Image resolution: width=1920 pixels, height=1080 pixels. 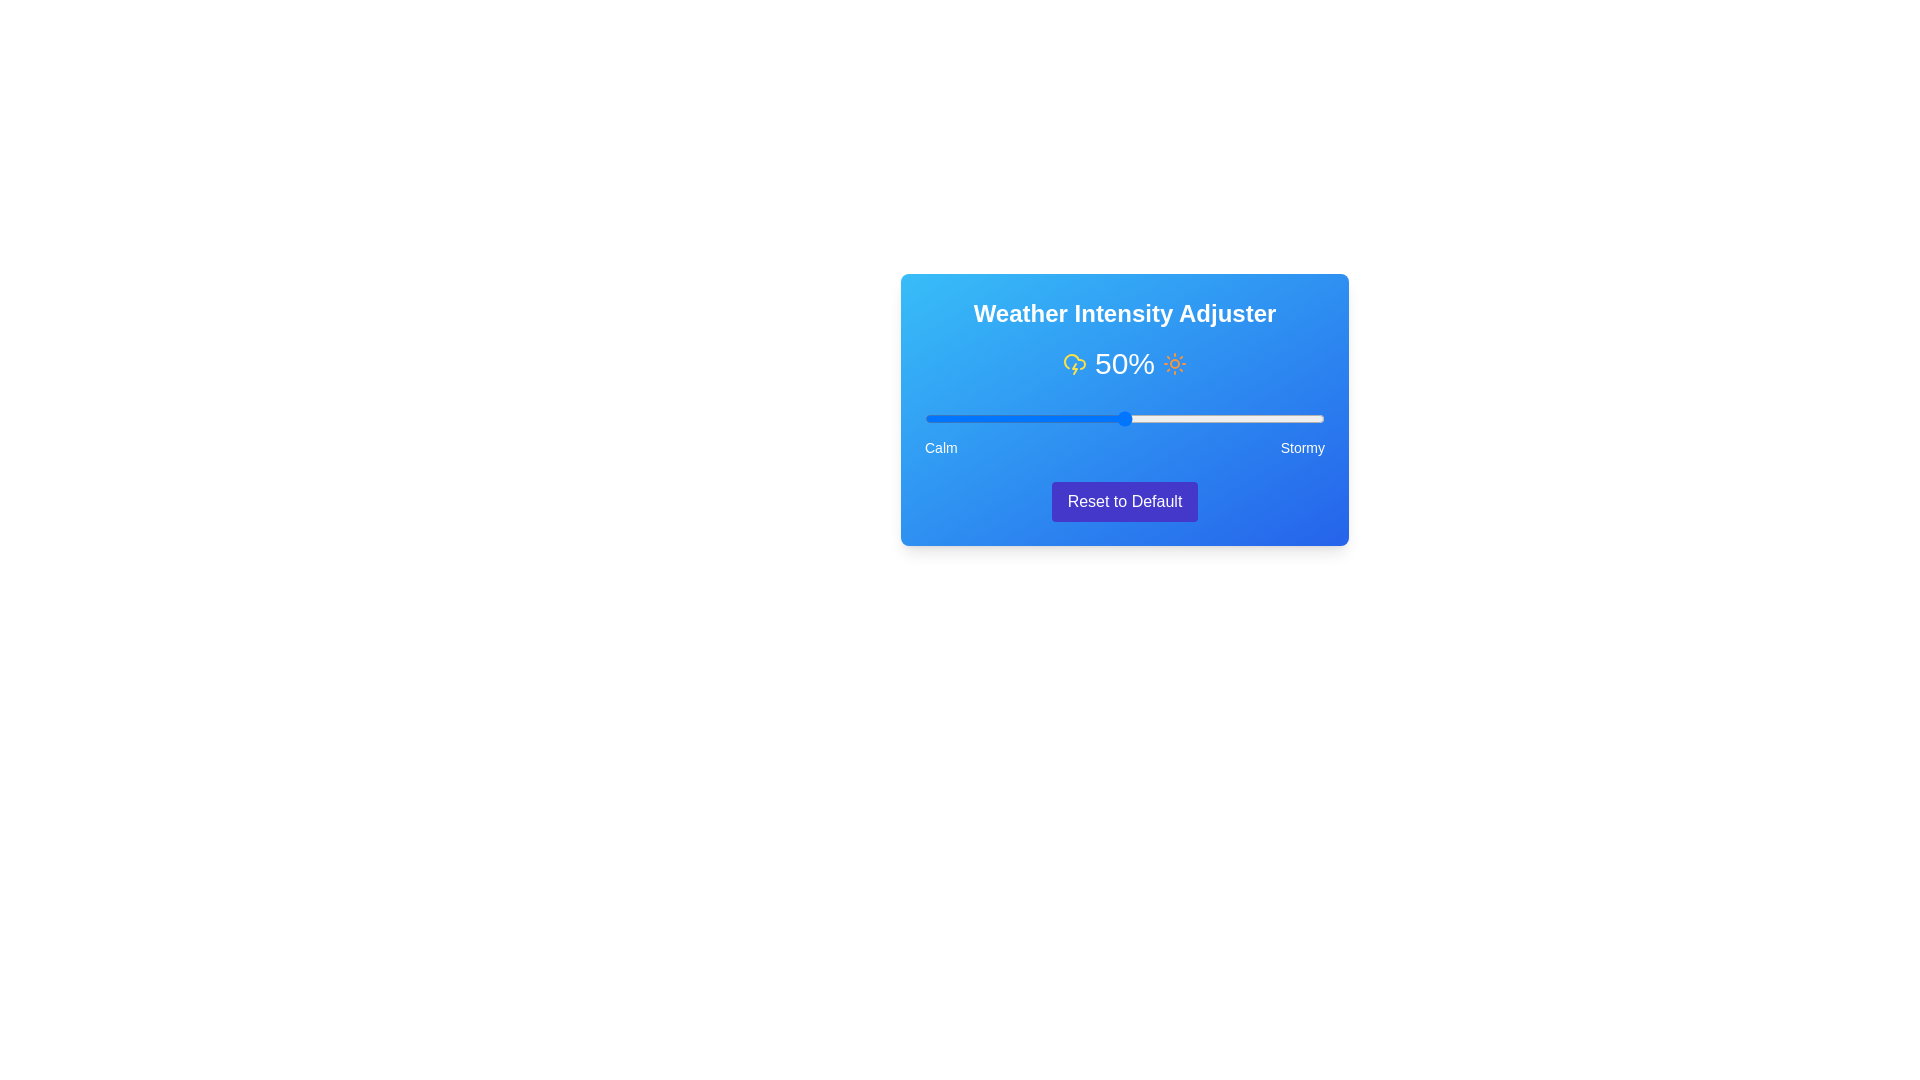 I want to click on the weather intensity slider to 91%, so click(x=1289, y=418).